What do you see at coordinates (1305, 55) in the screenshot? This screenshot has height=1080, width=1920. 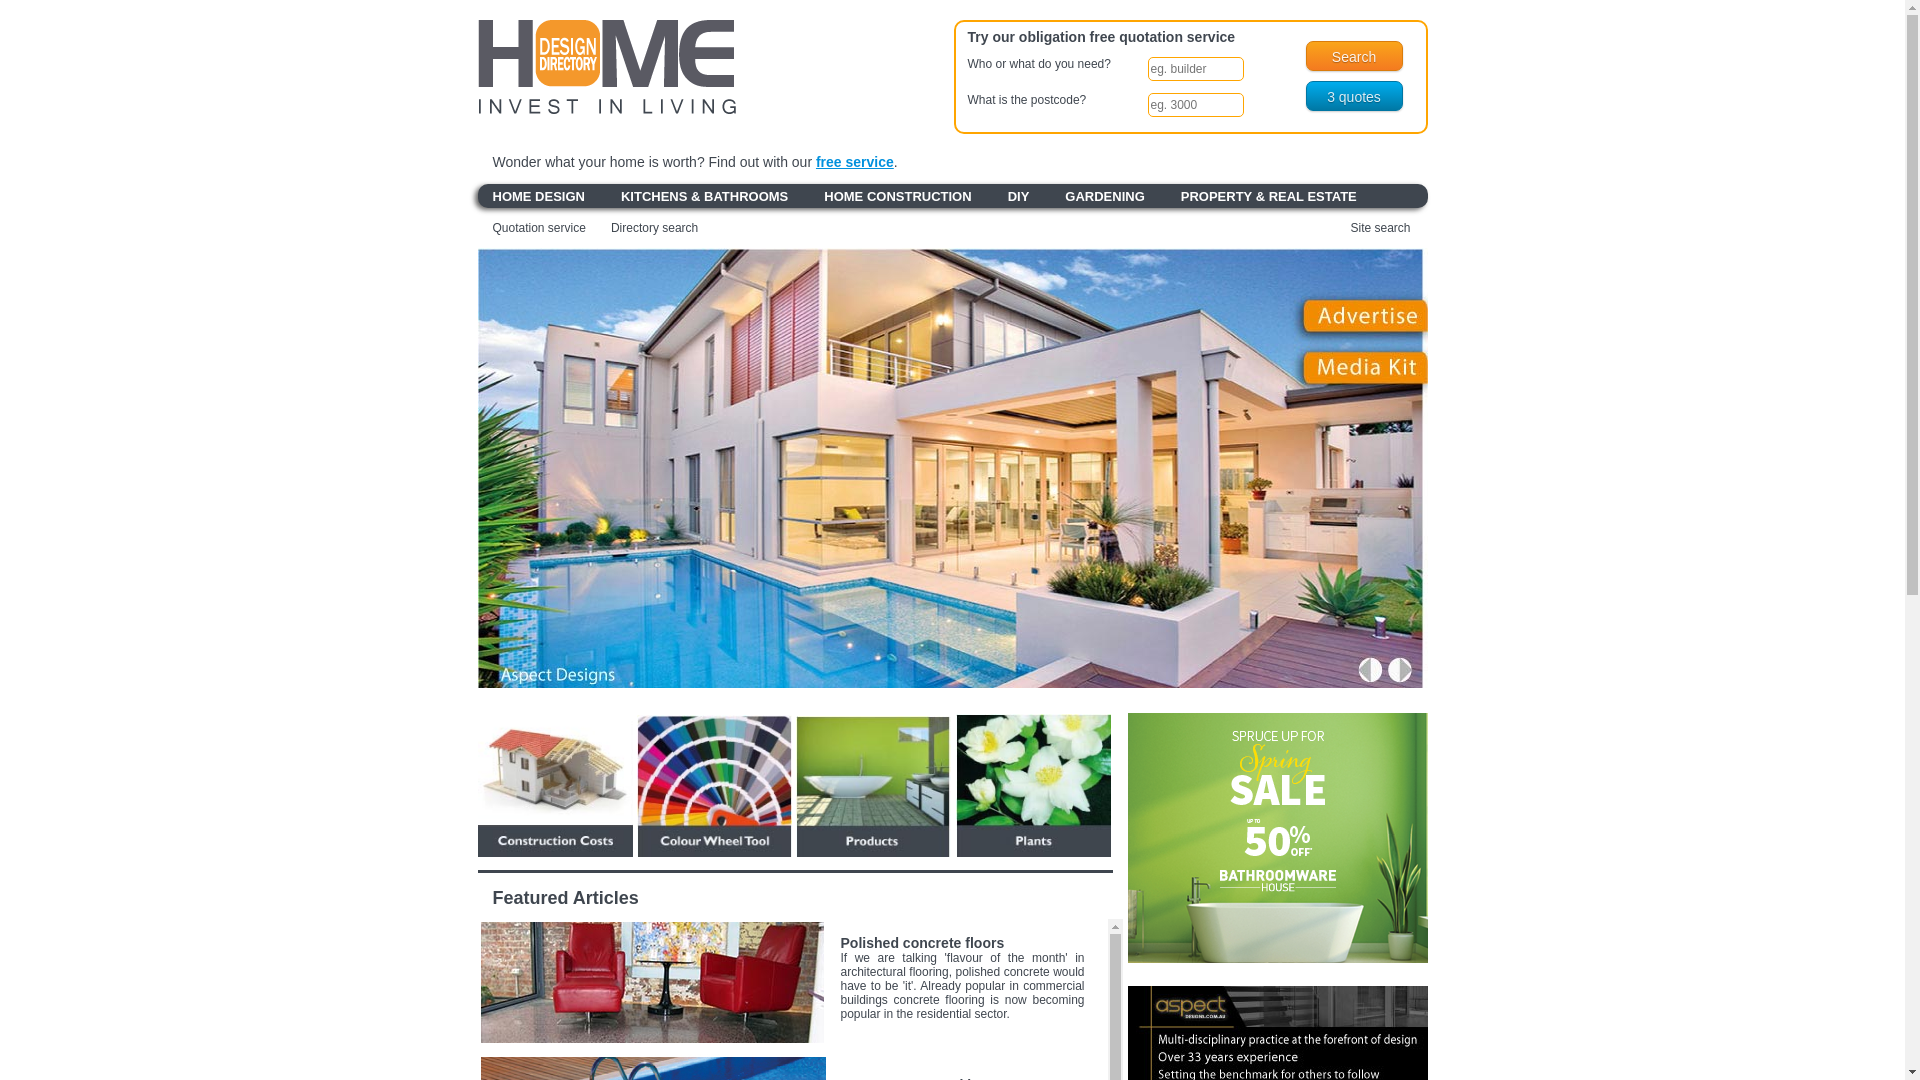 I see `'Search'` at bounding box center [1305, 55].